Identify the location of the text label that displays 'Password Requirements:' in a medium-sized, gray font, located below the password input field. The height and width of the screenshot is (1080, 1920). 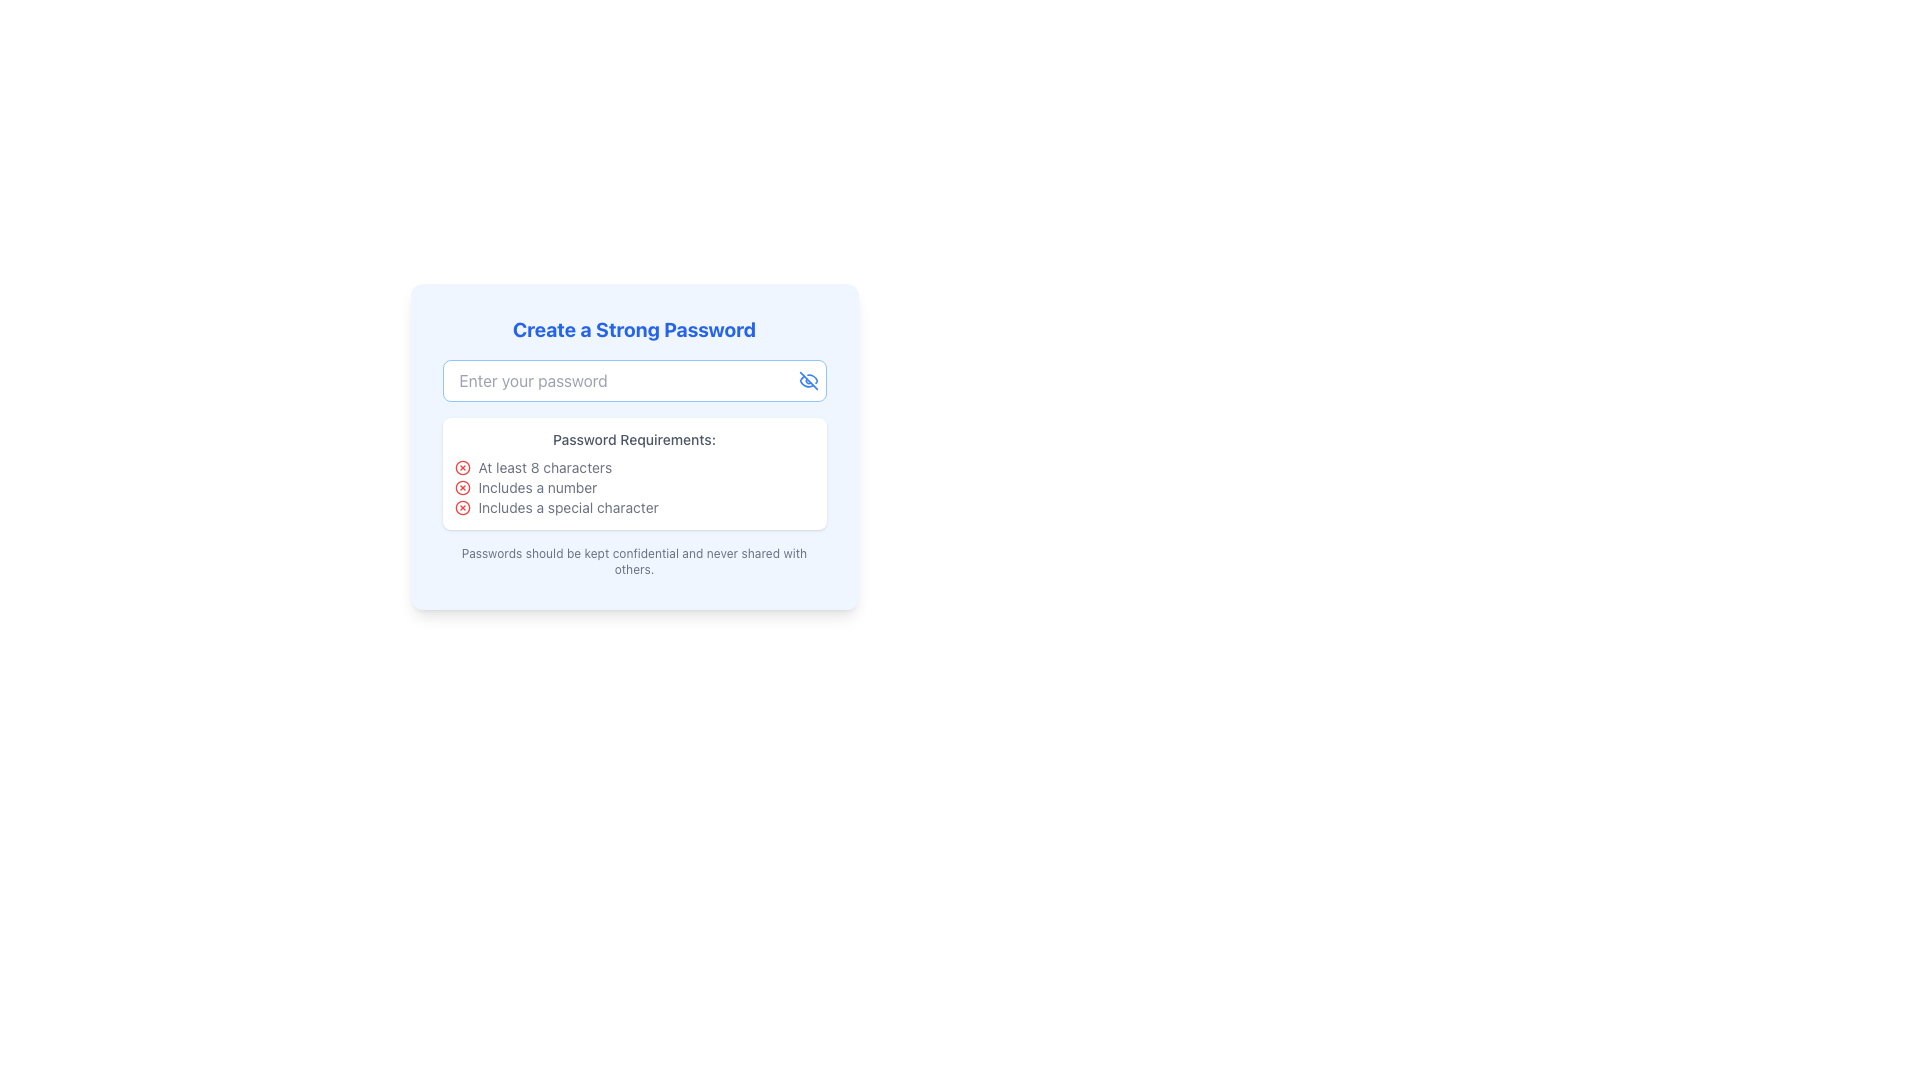
(633, 438).